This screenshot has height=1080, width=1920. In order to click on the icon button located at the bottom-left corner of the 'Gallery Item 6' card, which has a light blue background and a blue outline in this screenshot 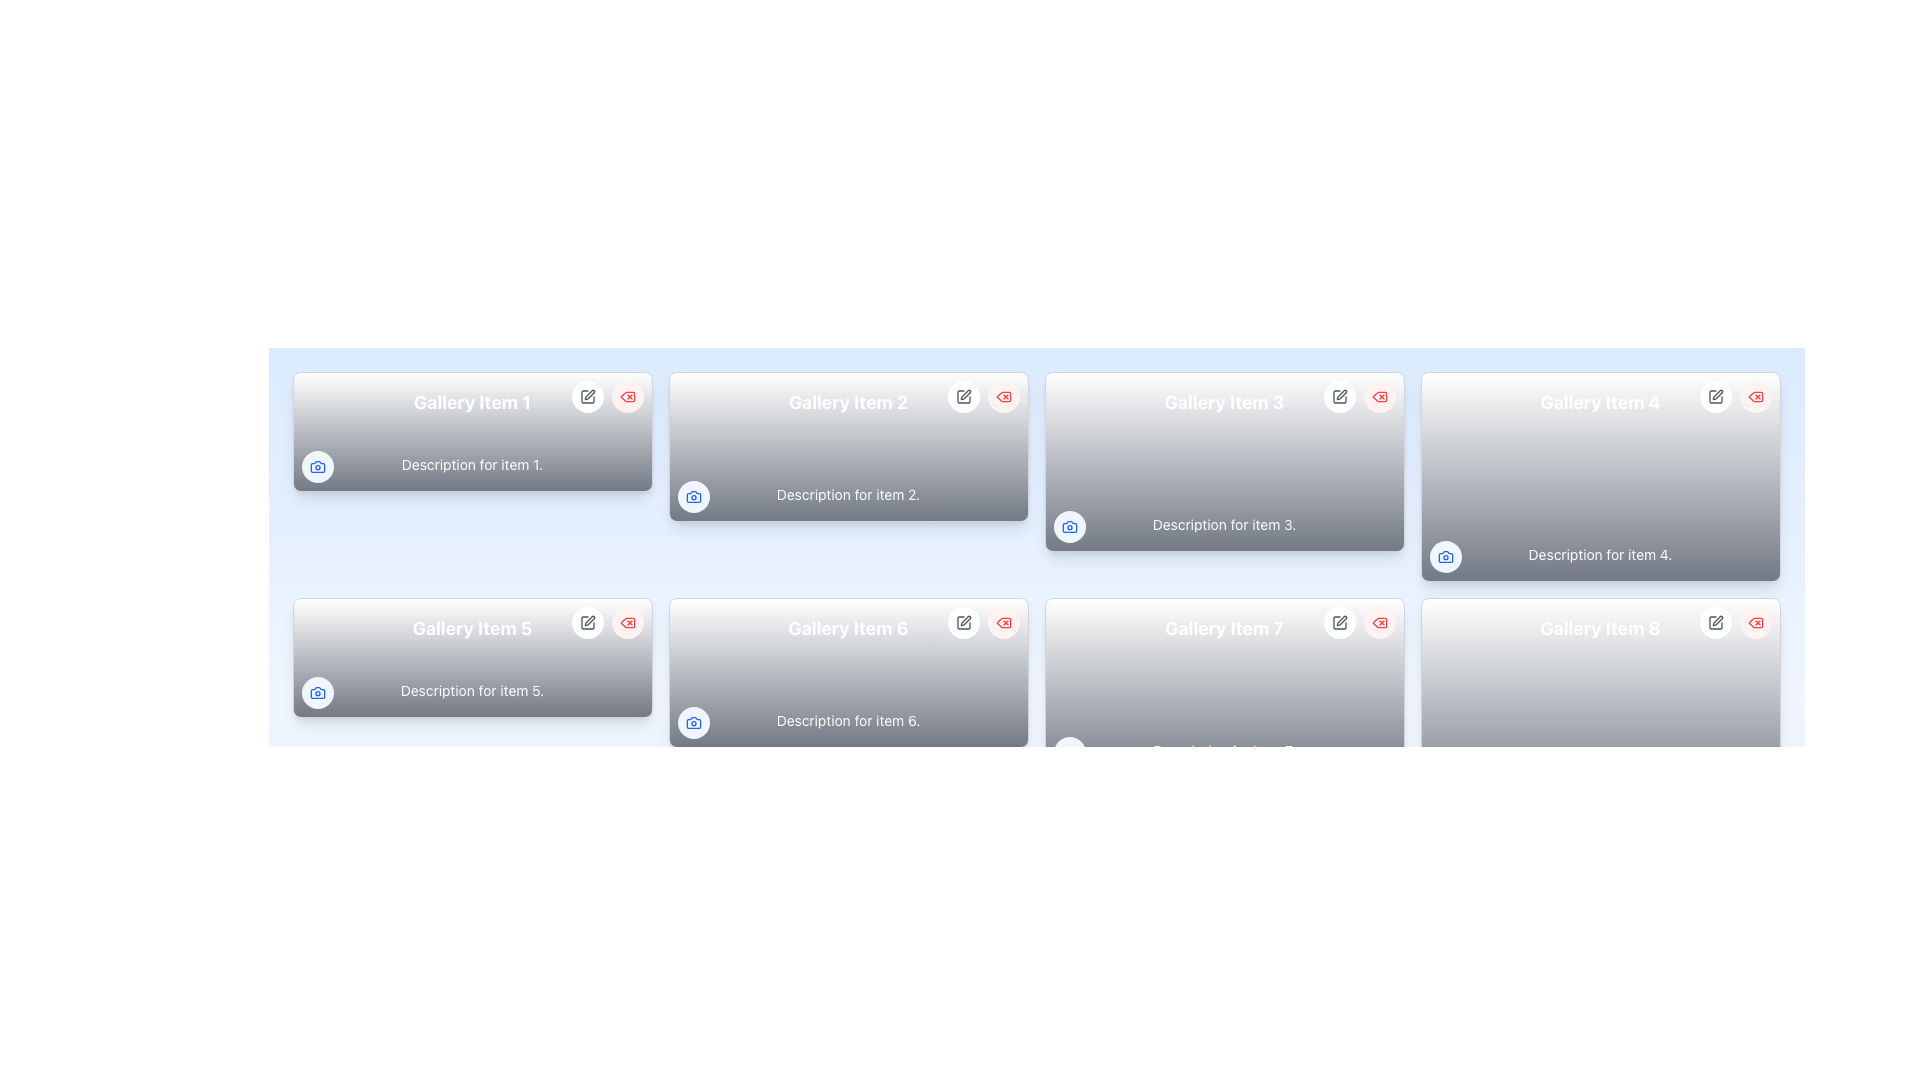, I will do `click(693, 722)`.